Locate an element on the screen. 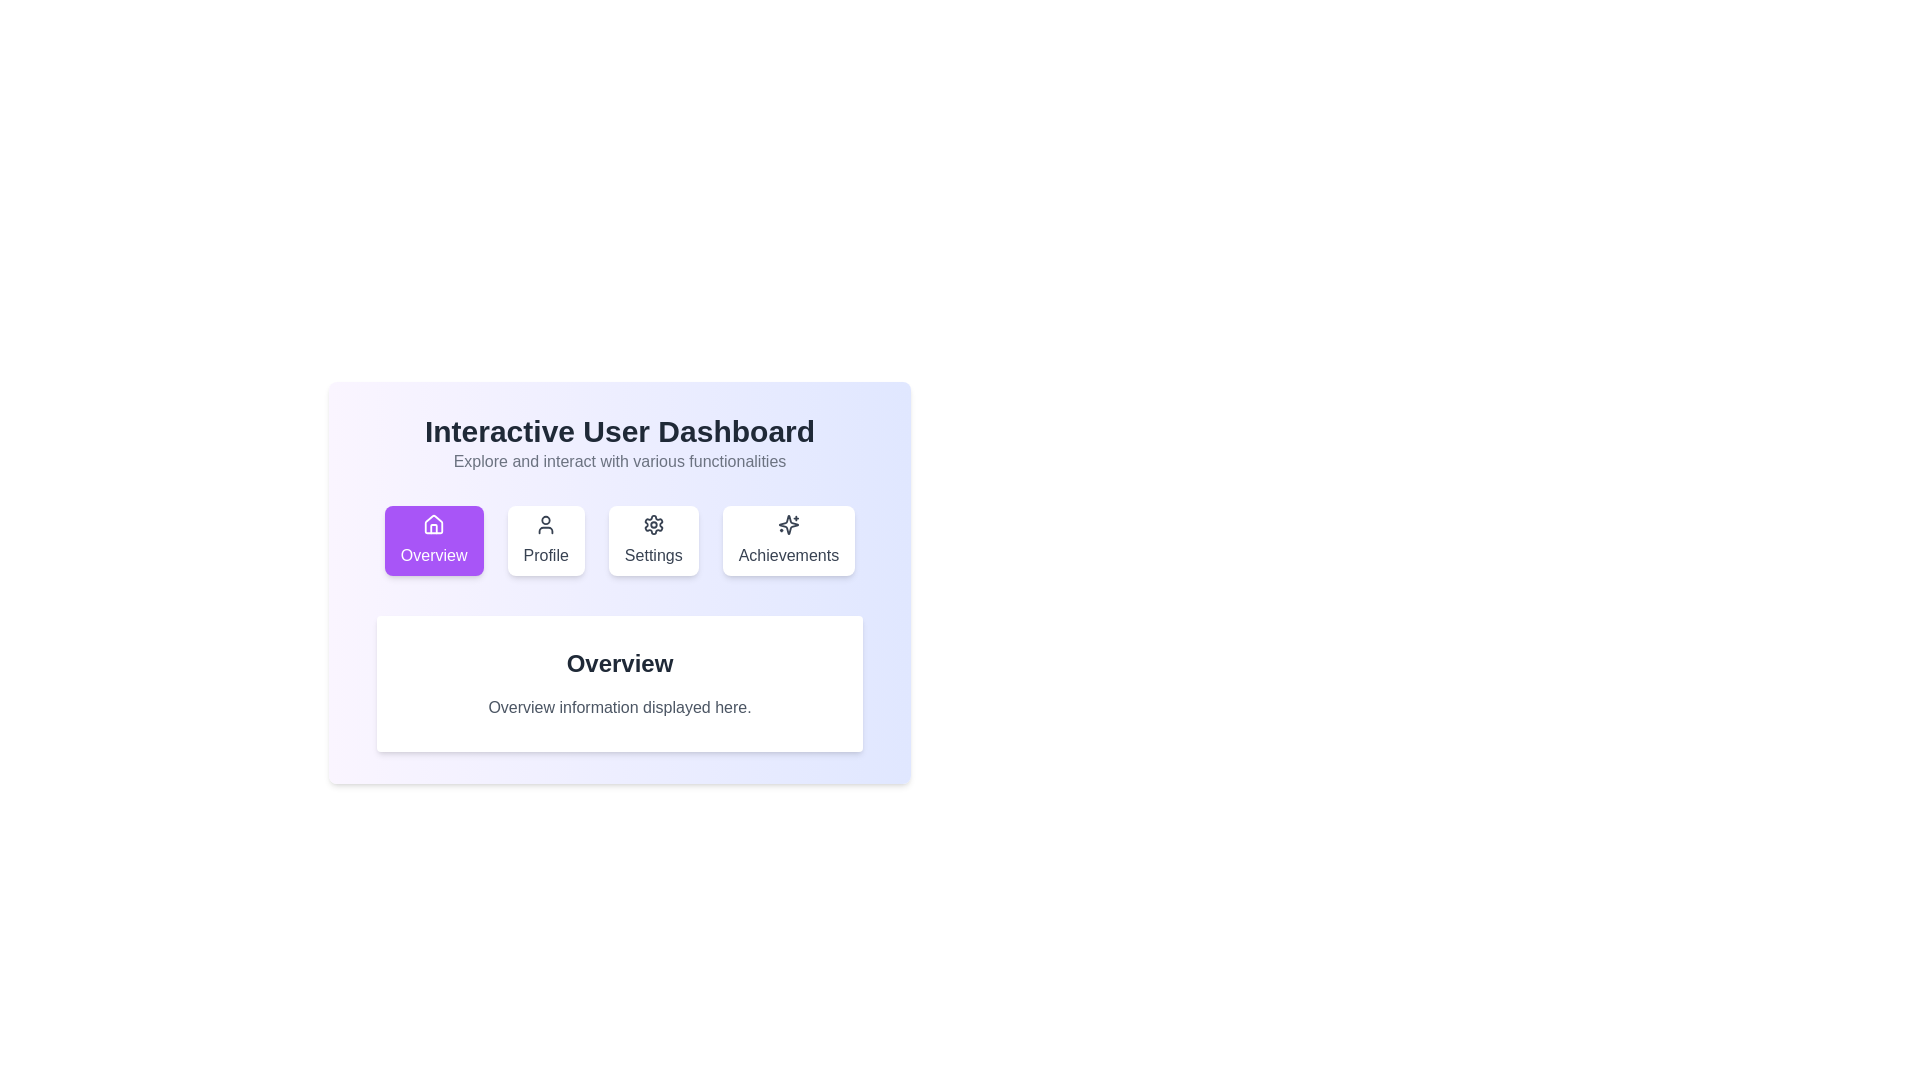 The height and width of the screenshot is (1080, 1920). the Text label within the button in the top-left corner is located at coordinates (433, 555).